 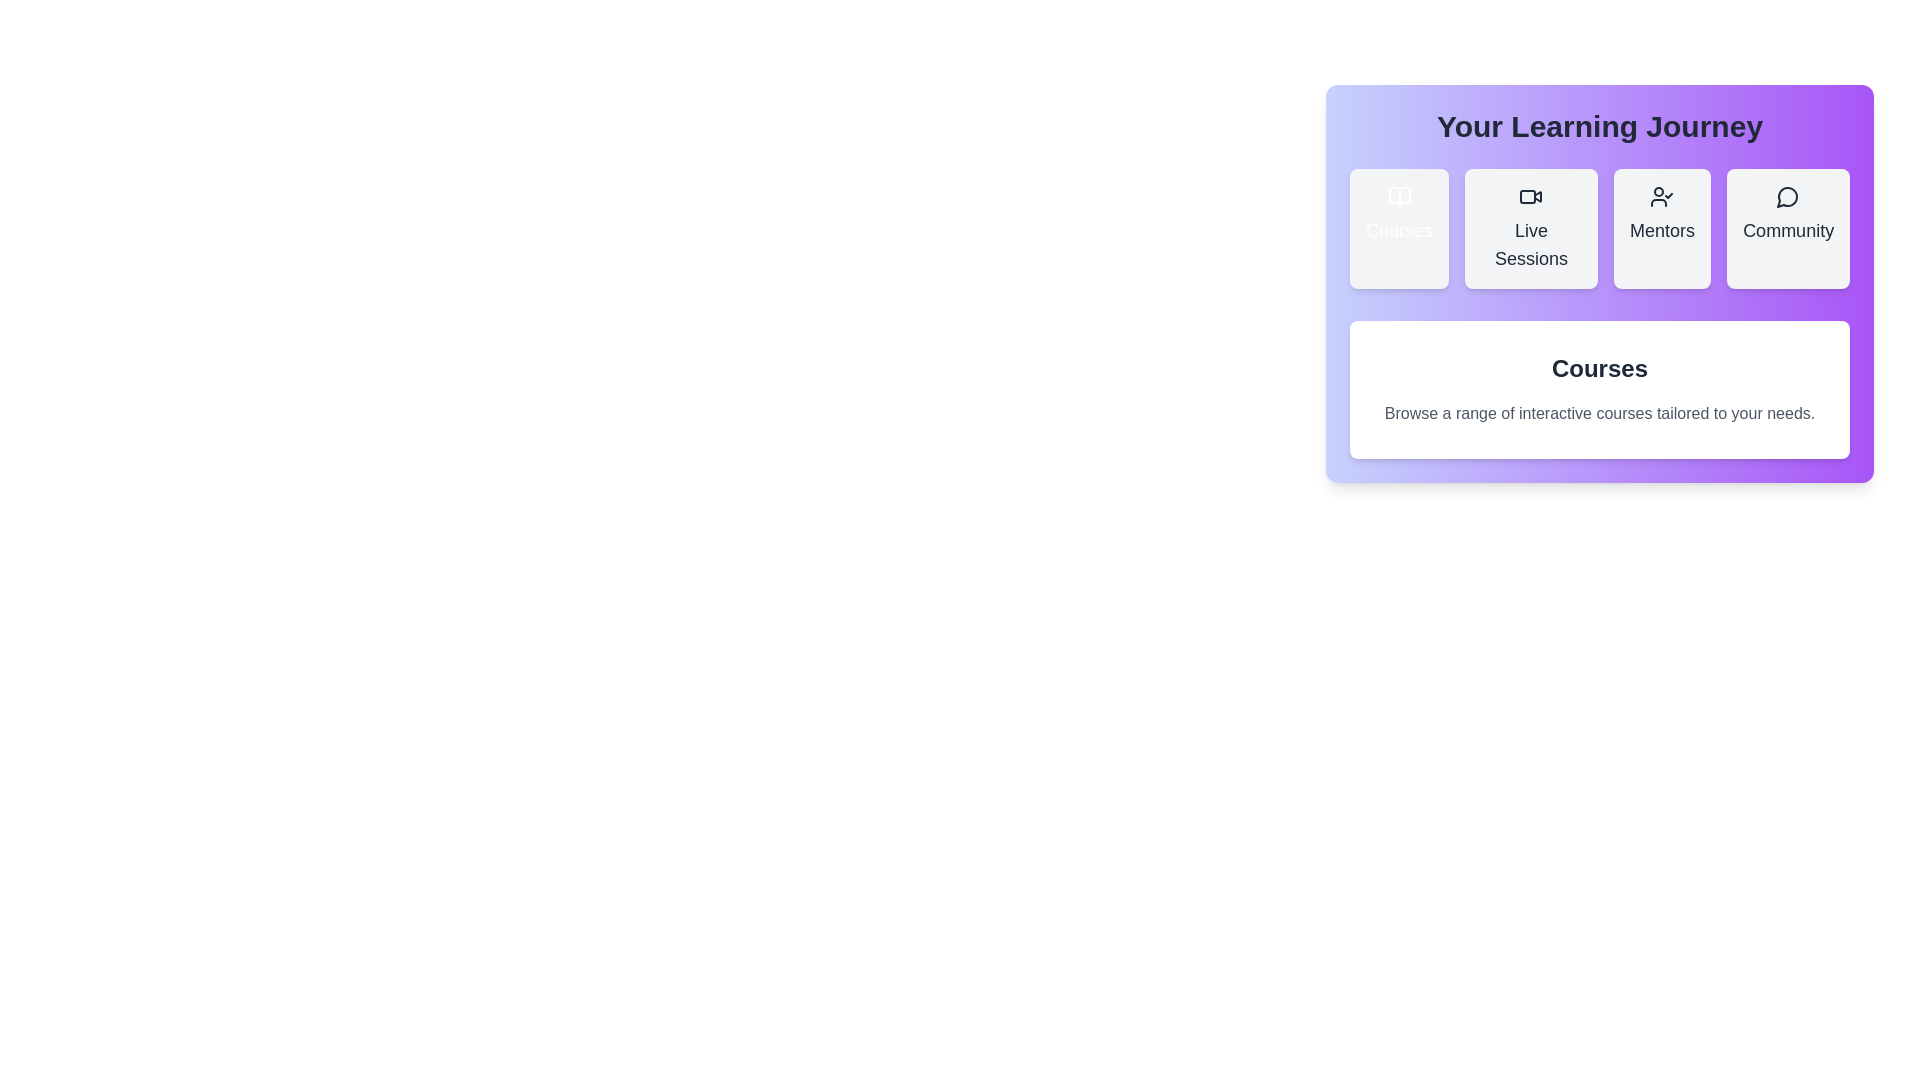 I want to click on the Community tab, so click(x=1788, y=227).